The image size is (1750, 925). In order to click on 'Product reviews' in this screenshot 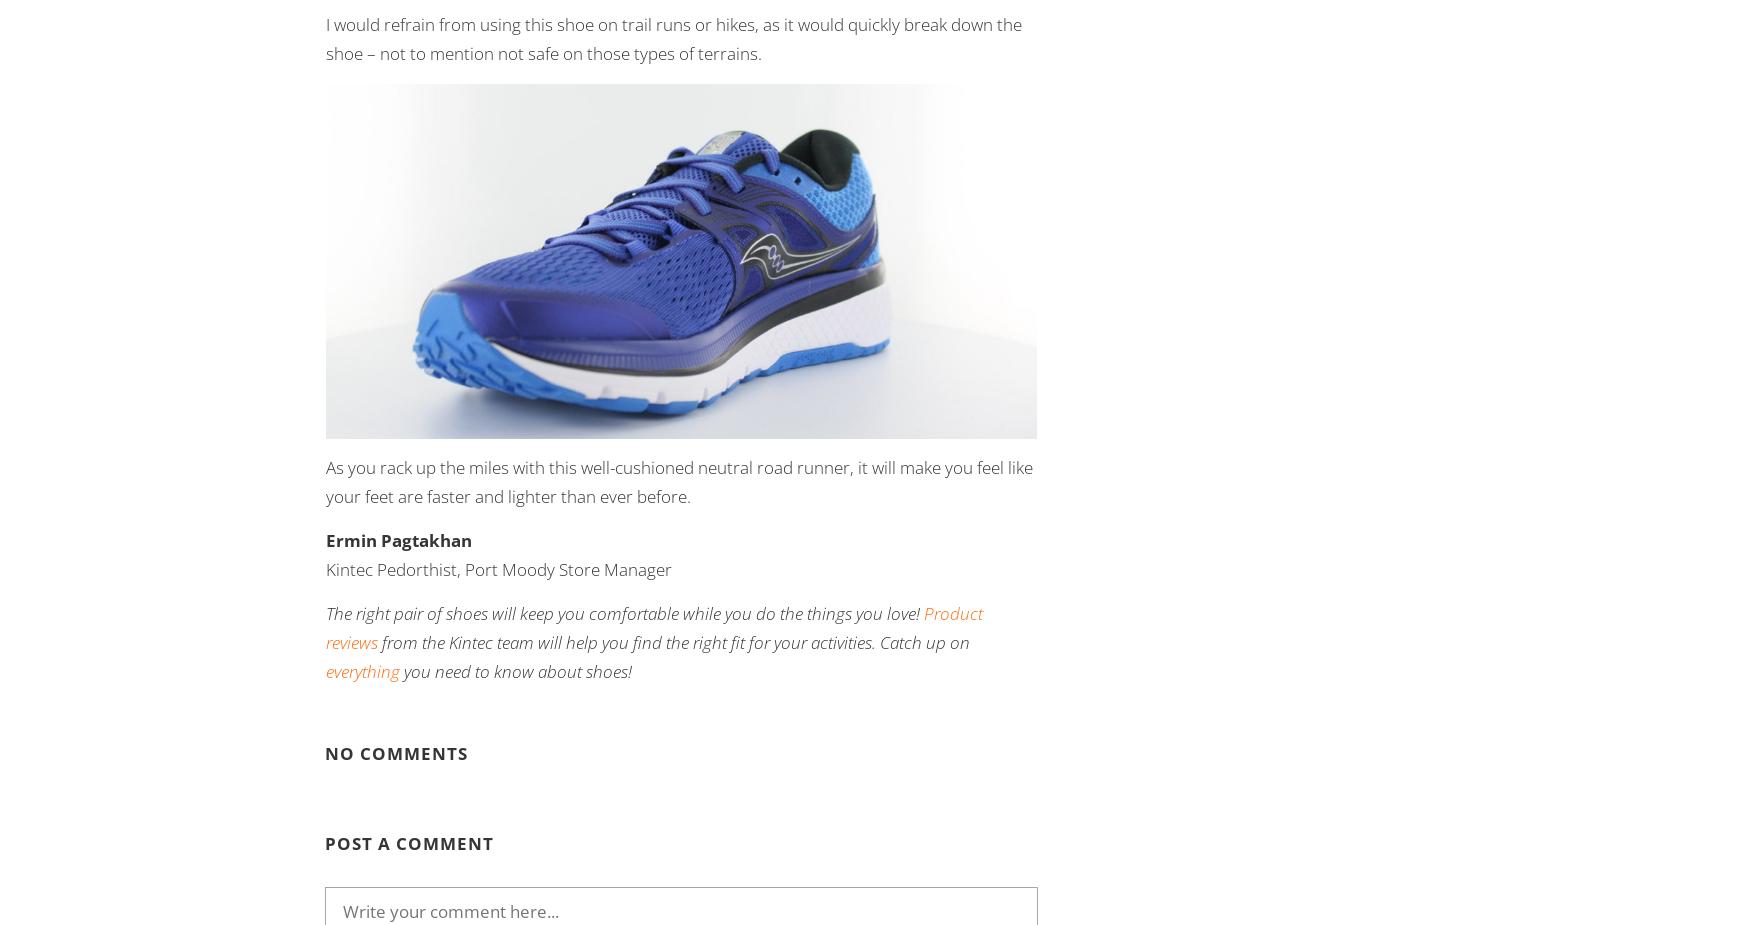, I will do `click(653, 626)`.